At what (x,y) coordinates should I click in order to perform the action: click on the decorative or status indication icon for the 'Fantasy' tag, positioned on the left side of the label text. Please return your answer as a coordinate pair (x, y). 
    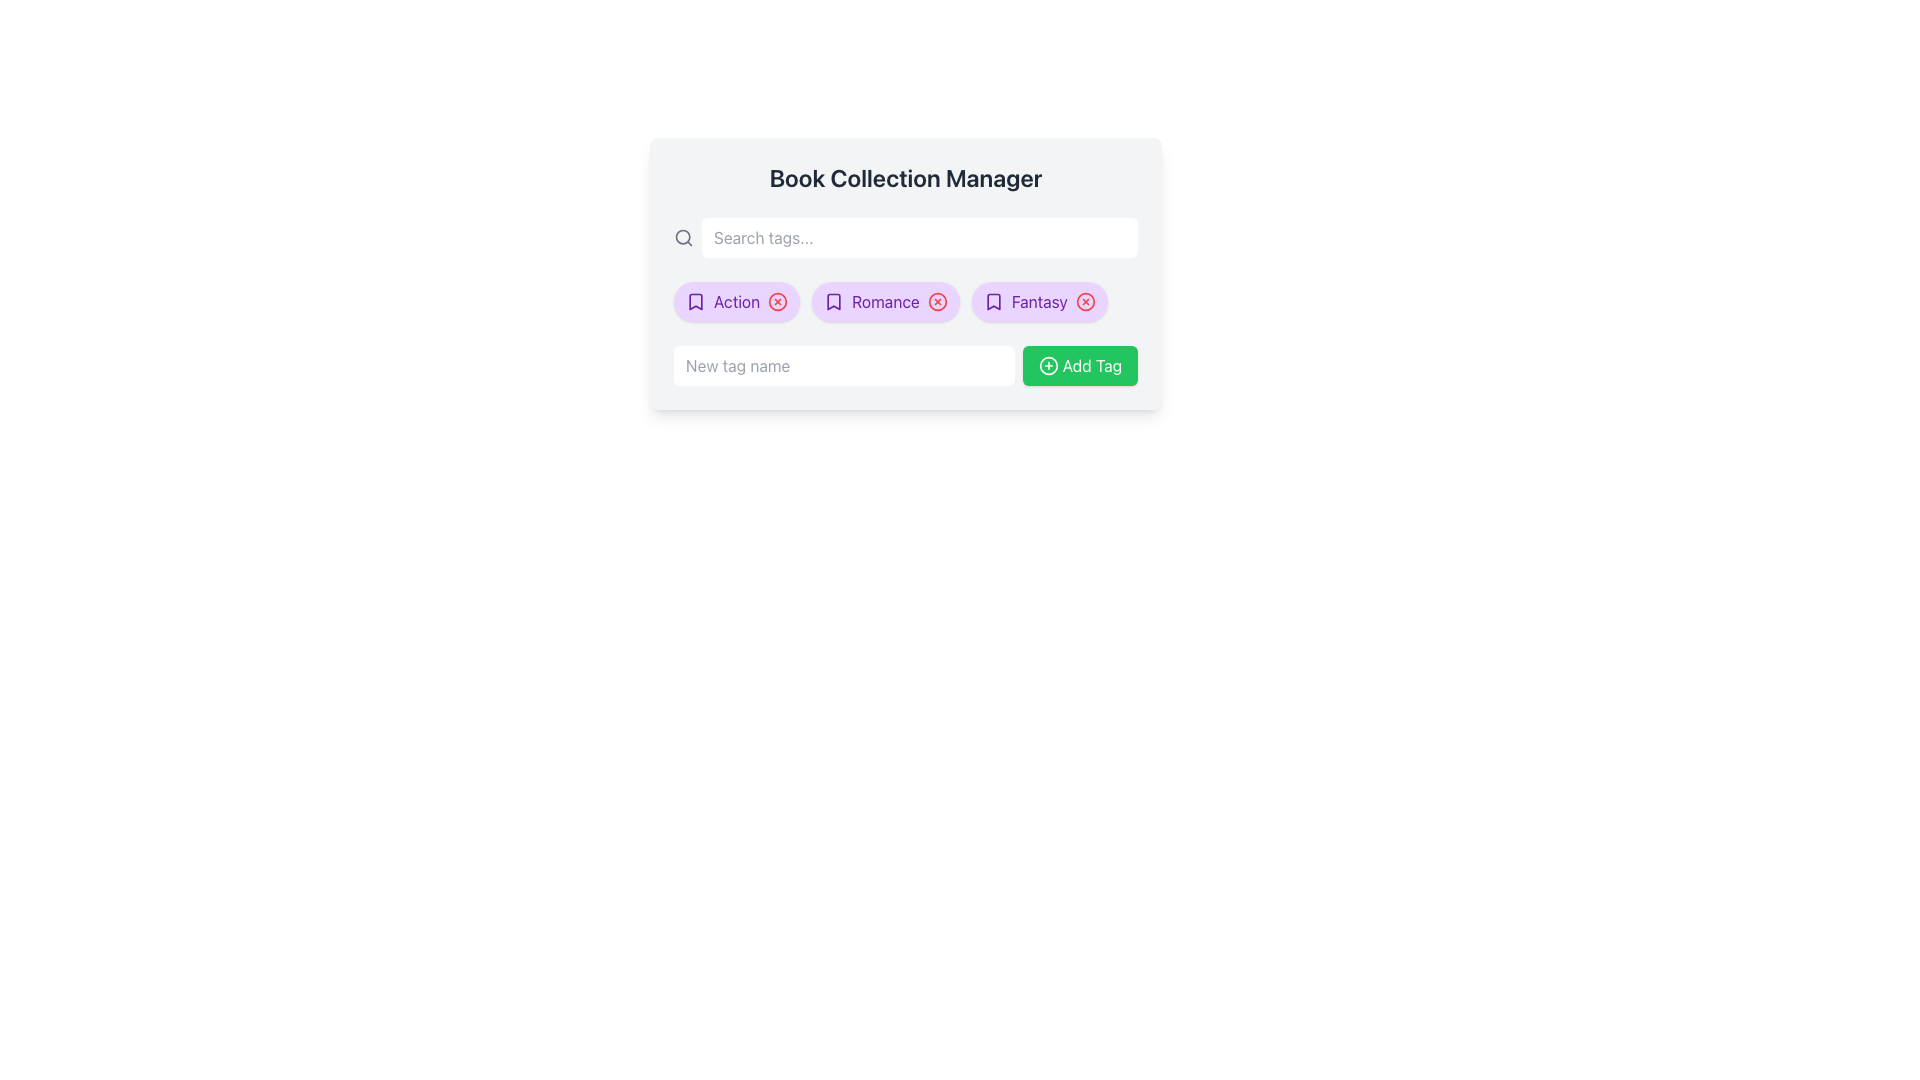
    Looking at the image, I should click on (993, 301).